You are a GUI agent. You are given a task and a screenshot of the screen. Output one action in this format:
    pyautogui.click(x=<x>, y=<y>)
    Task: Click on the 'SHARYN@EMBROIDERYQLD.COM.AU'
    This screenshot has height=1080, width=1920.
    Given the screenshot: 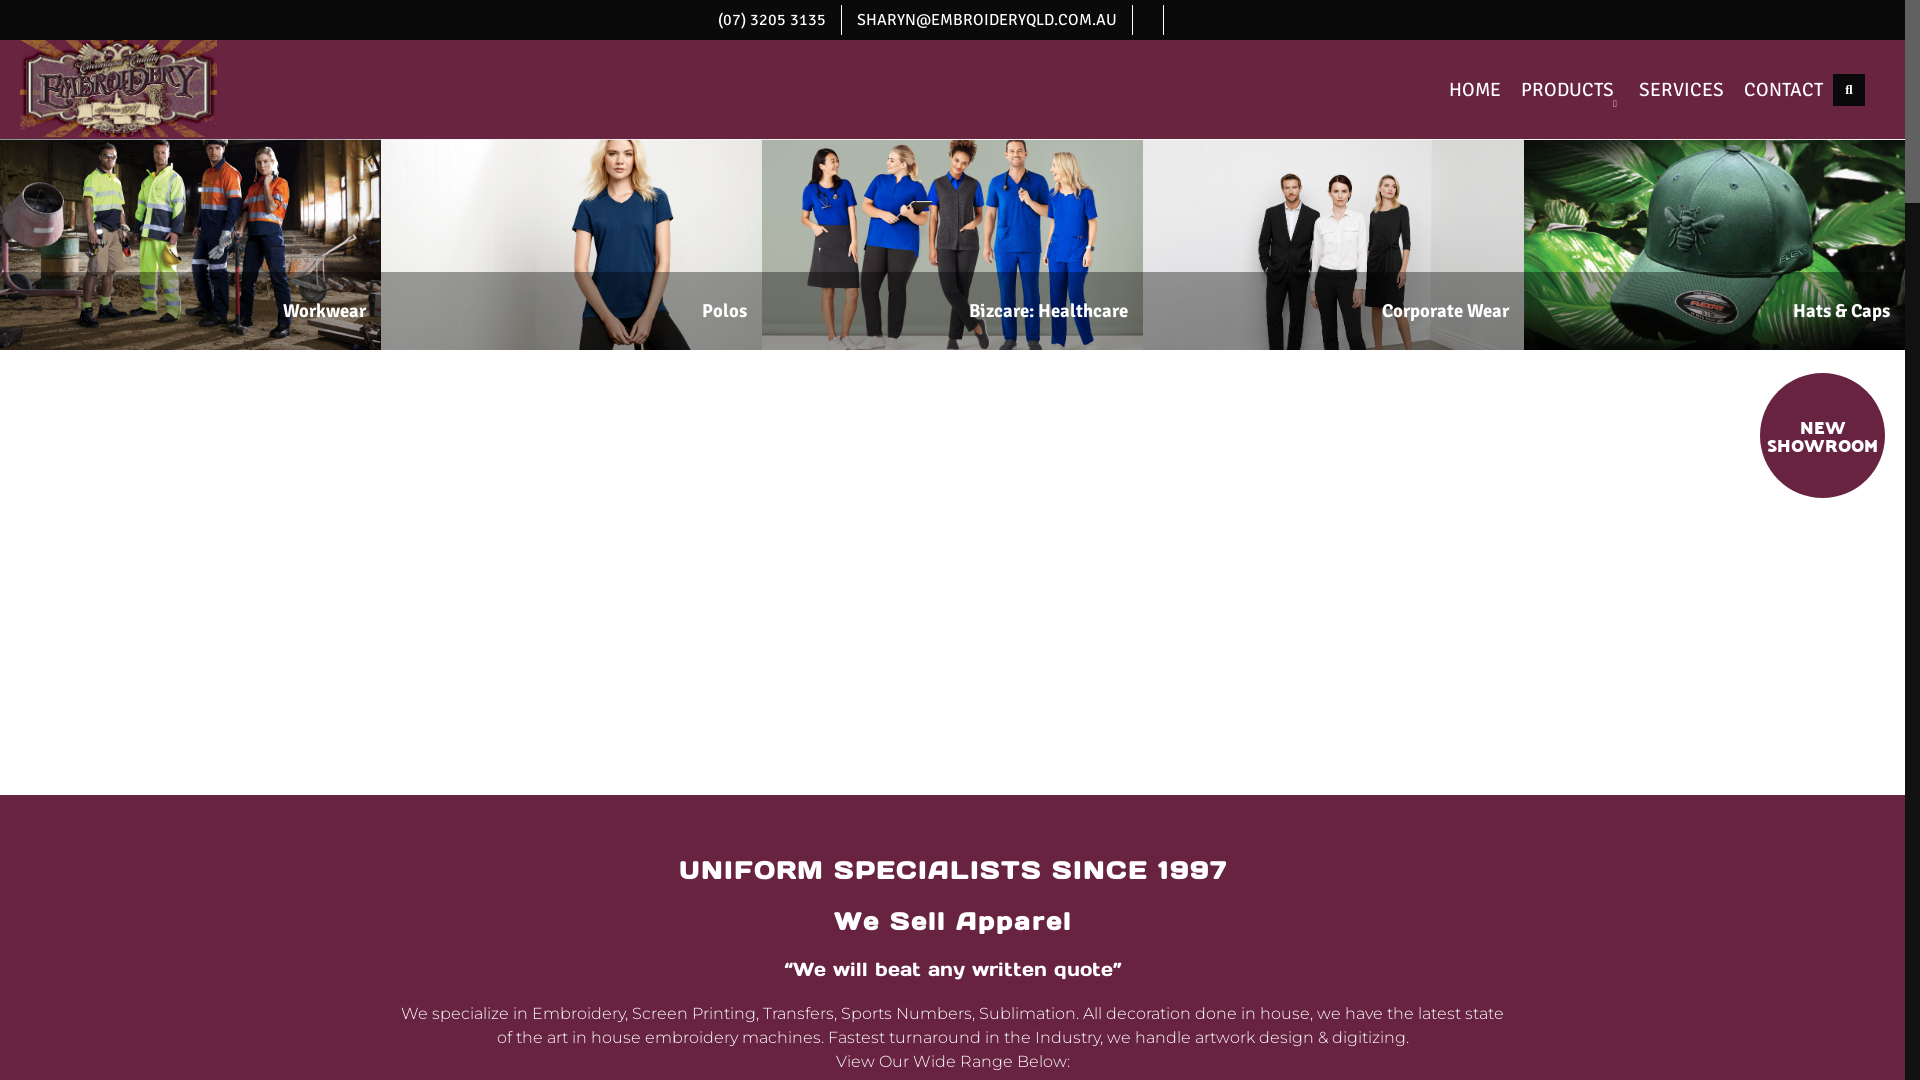 What is the action you would take?
    pyautogui.click(x=985, y=19)
    